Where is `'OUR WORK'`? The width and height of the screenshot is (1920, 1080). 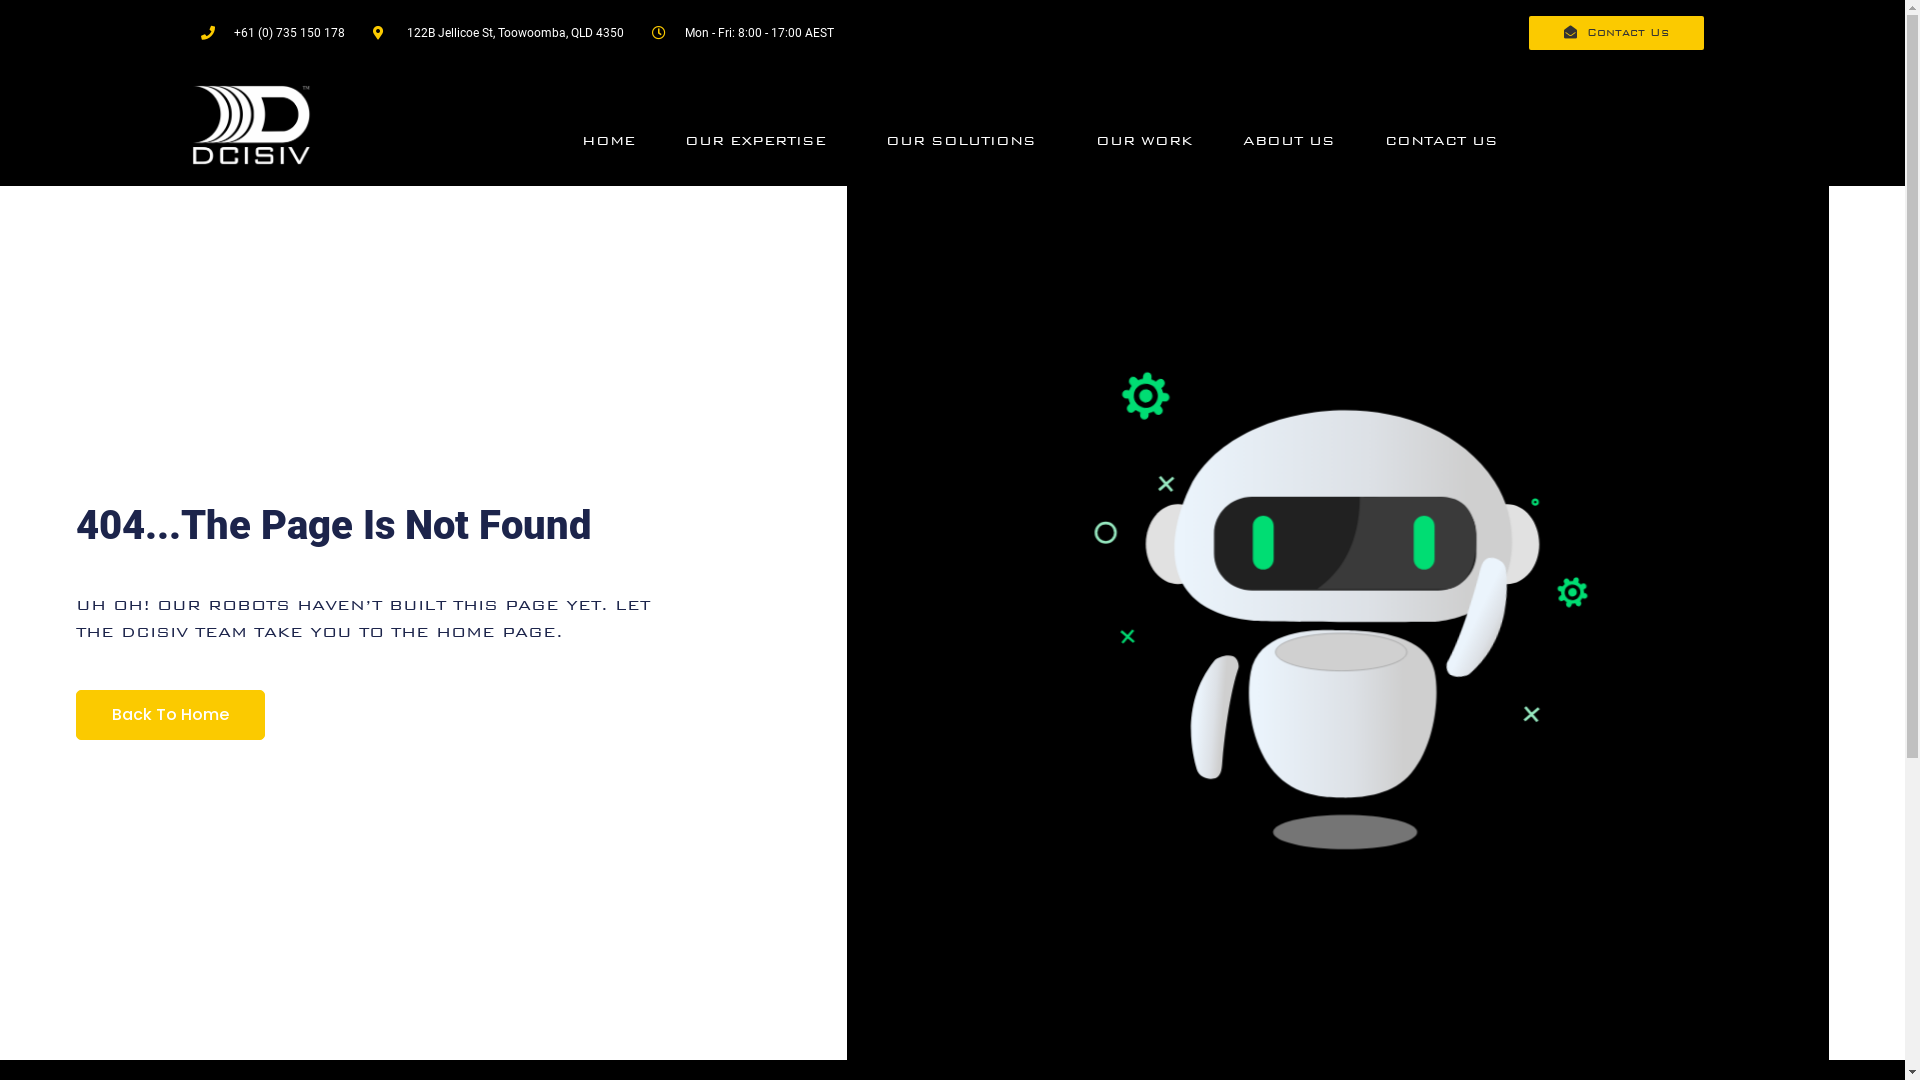
'OUR WORK' is located at coordinates (1144, 140).